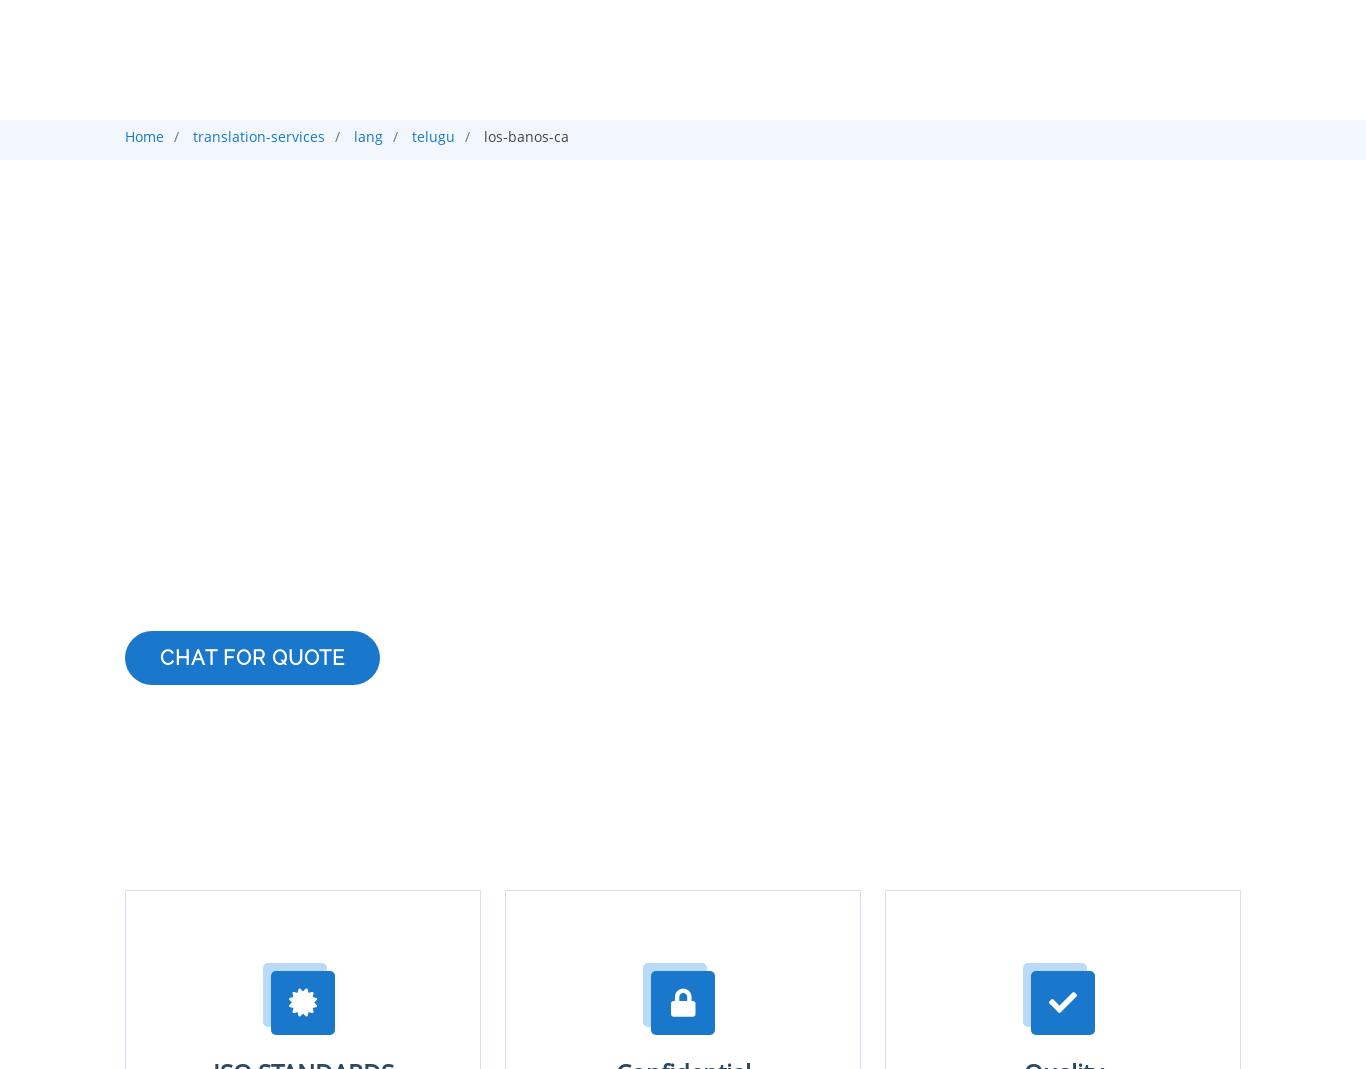 This screenshot has height=1069, width=1366. Describe the element at coordinates (123, 287) in the screenshot. I see `'Telugu Translation Company in Los banos'` at that location.